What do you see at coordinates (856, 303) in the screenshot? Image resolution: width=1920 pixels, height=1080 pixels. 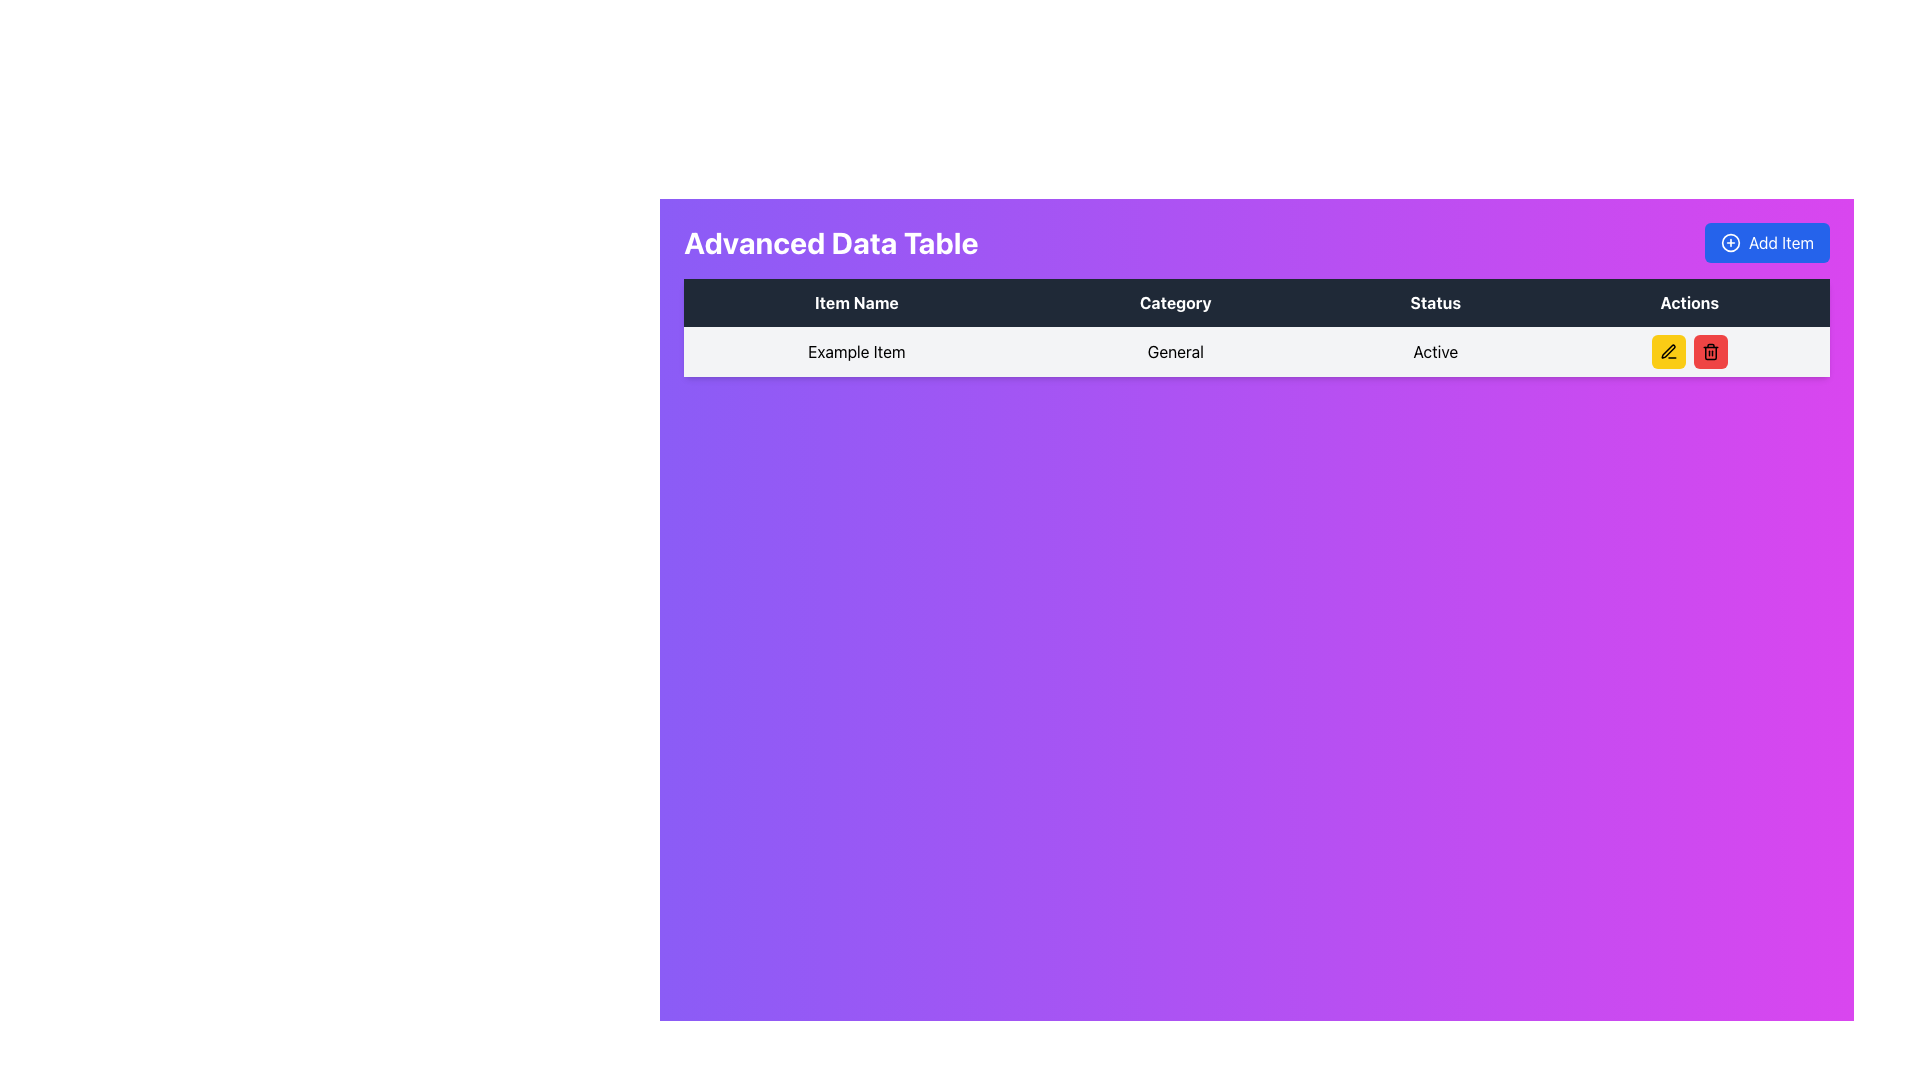 I see `the table header cell that labels the first column of the data table, which indicates item names, positioned at the top-left corner of the table` at bounding box center [856, 303].